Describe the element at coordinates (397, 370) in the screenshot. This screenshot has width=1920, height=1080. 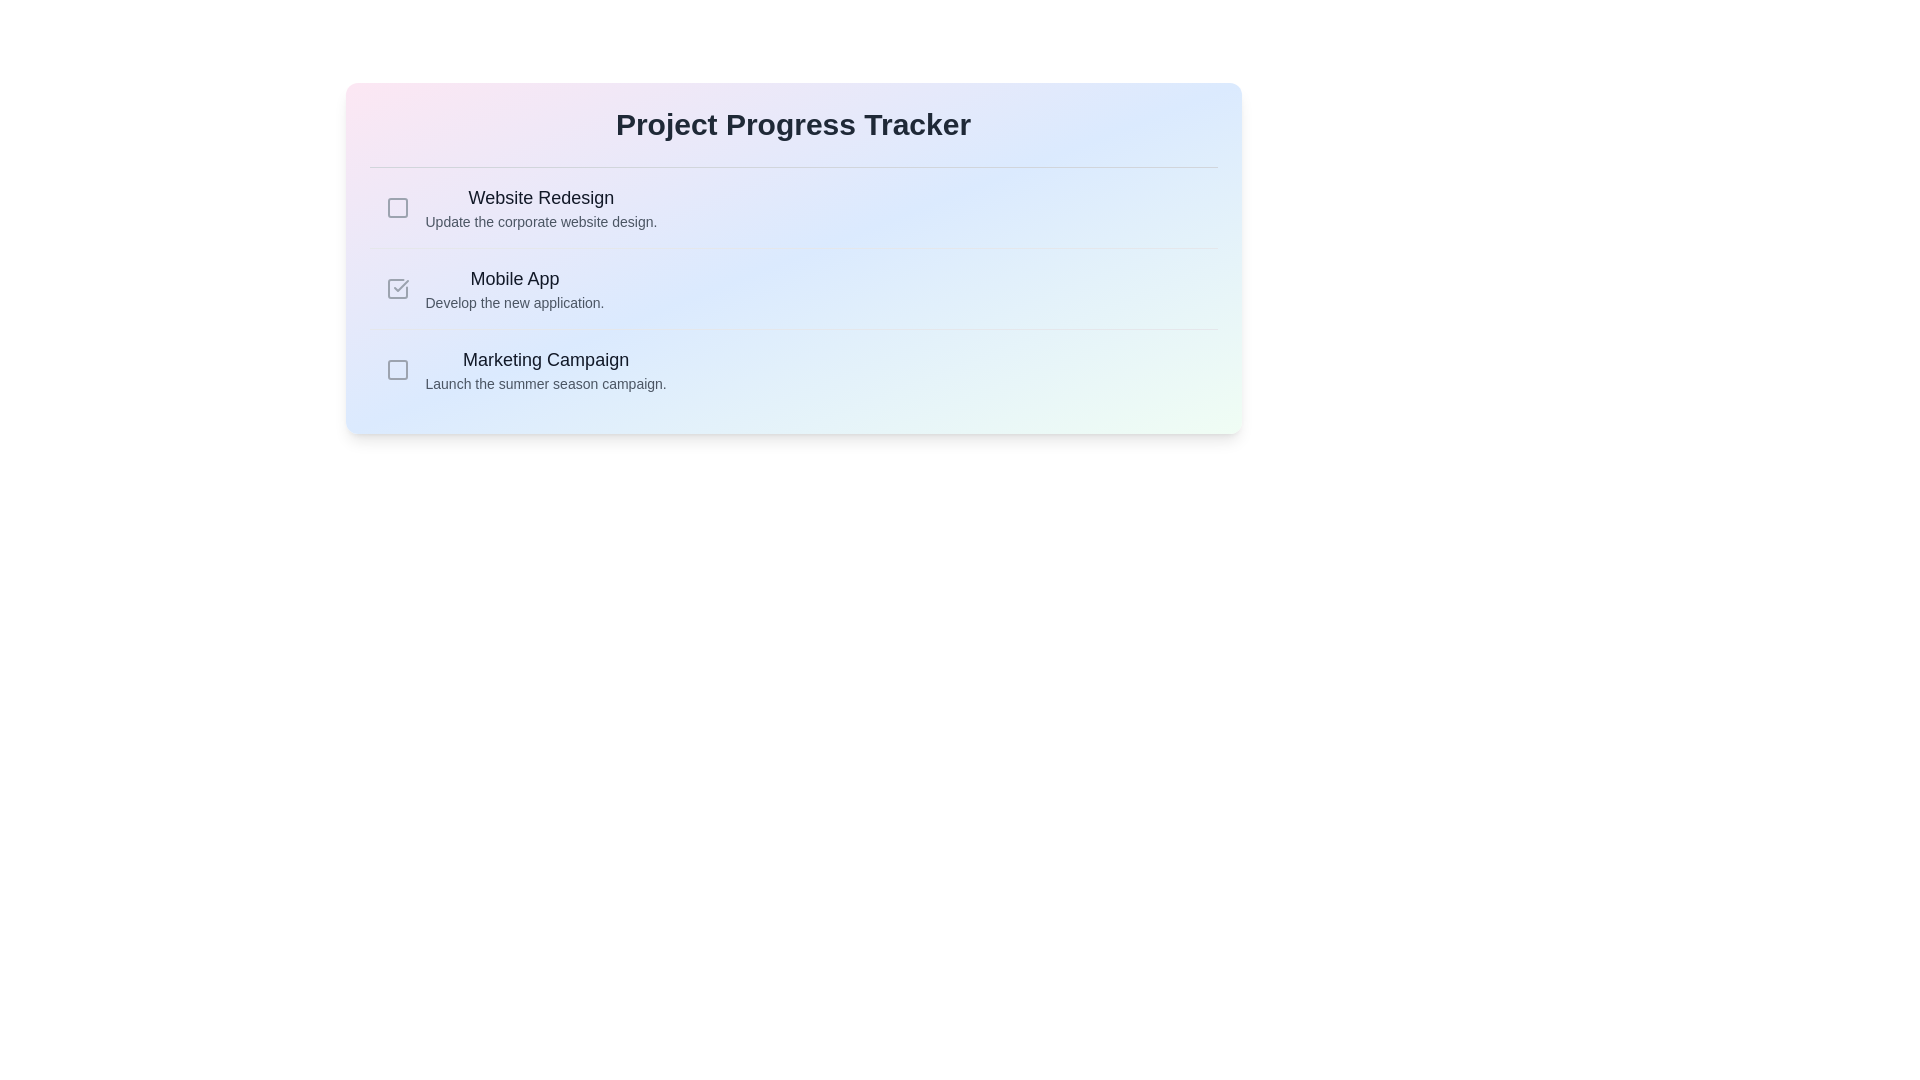
I see `the checkbox corresponding to the project titled 'Marketing Campaign' to toggle its completion status` at that location.